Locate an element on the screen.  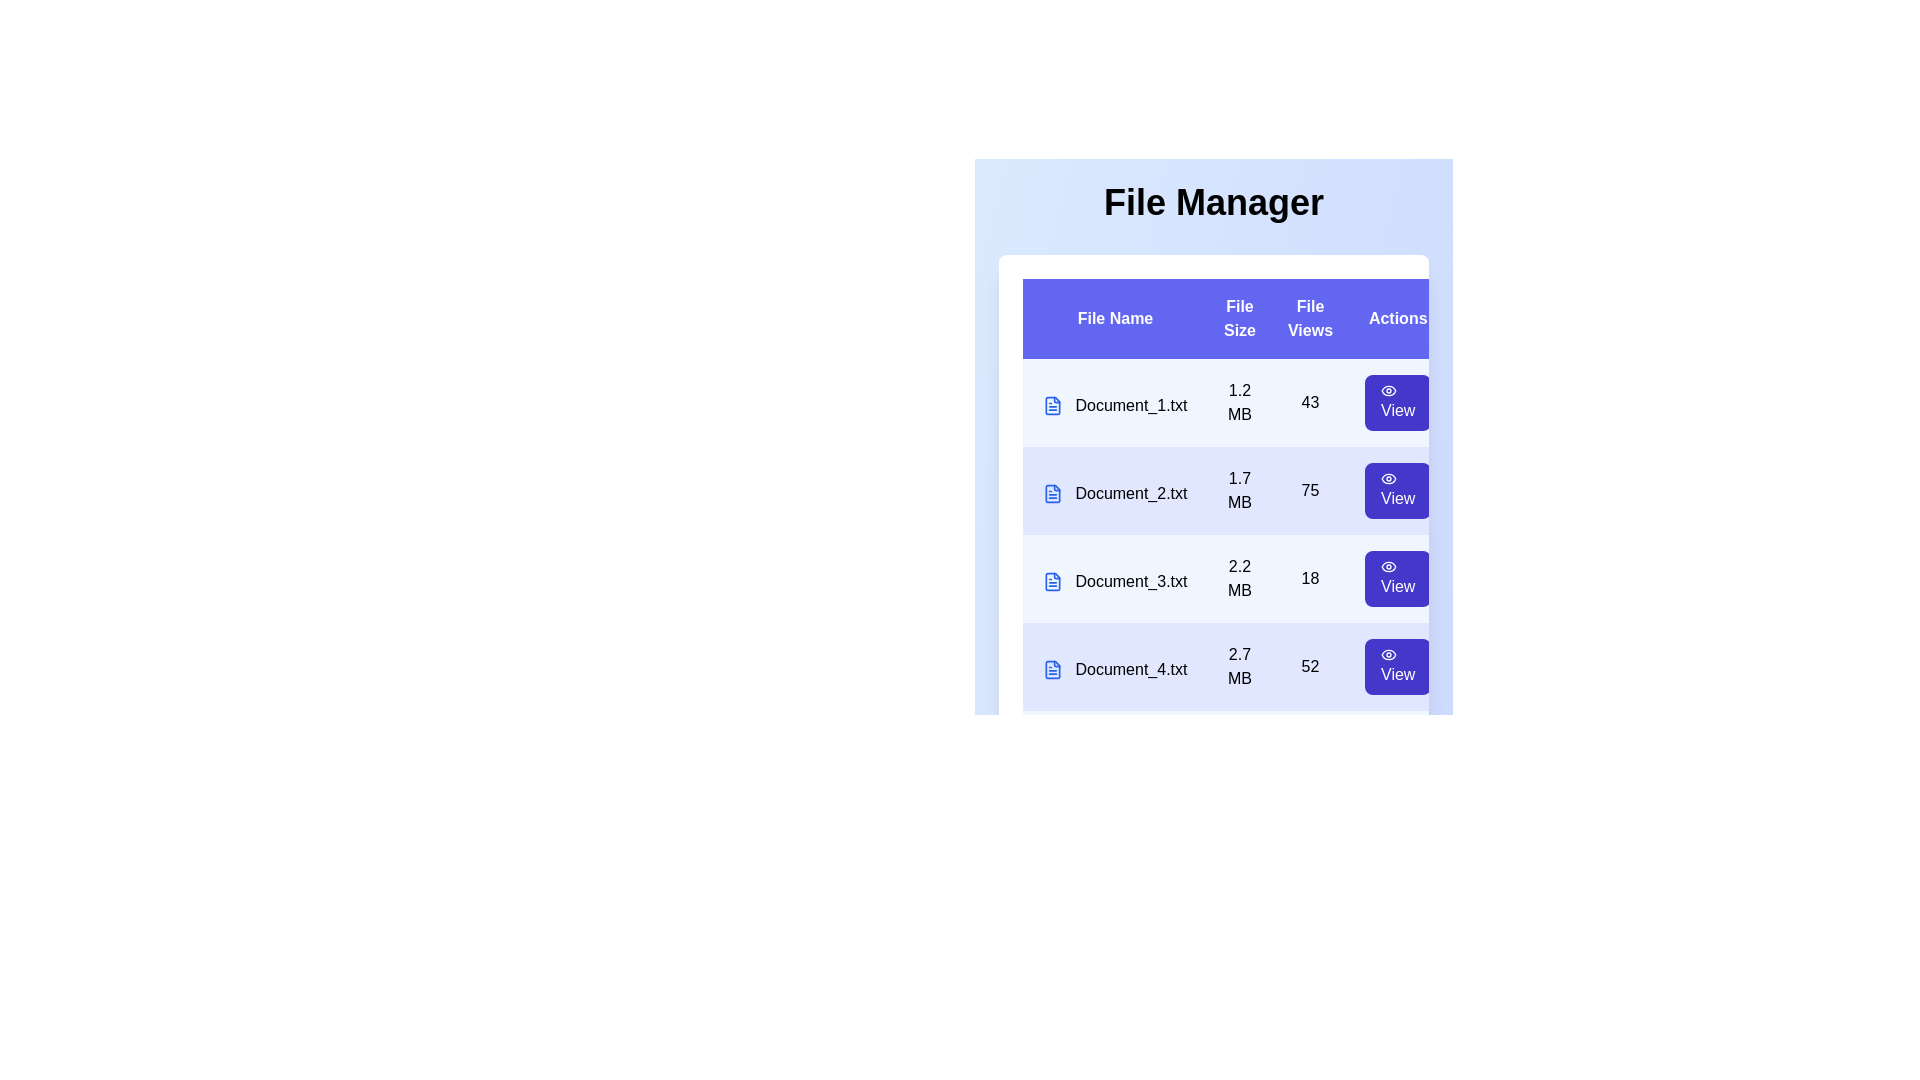
the file icon corresponding to Document_2.txt is located at coordinates (1051, 493).